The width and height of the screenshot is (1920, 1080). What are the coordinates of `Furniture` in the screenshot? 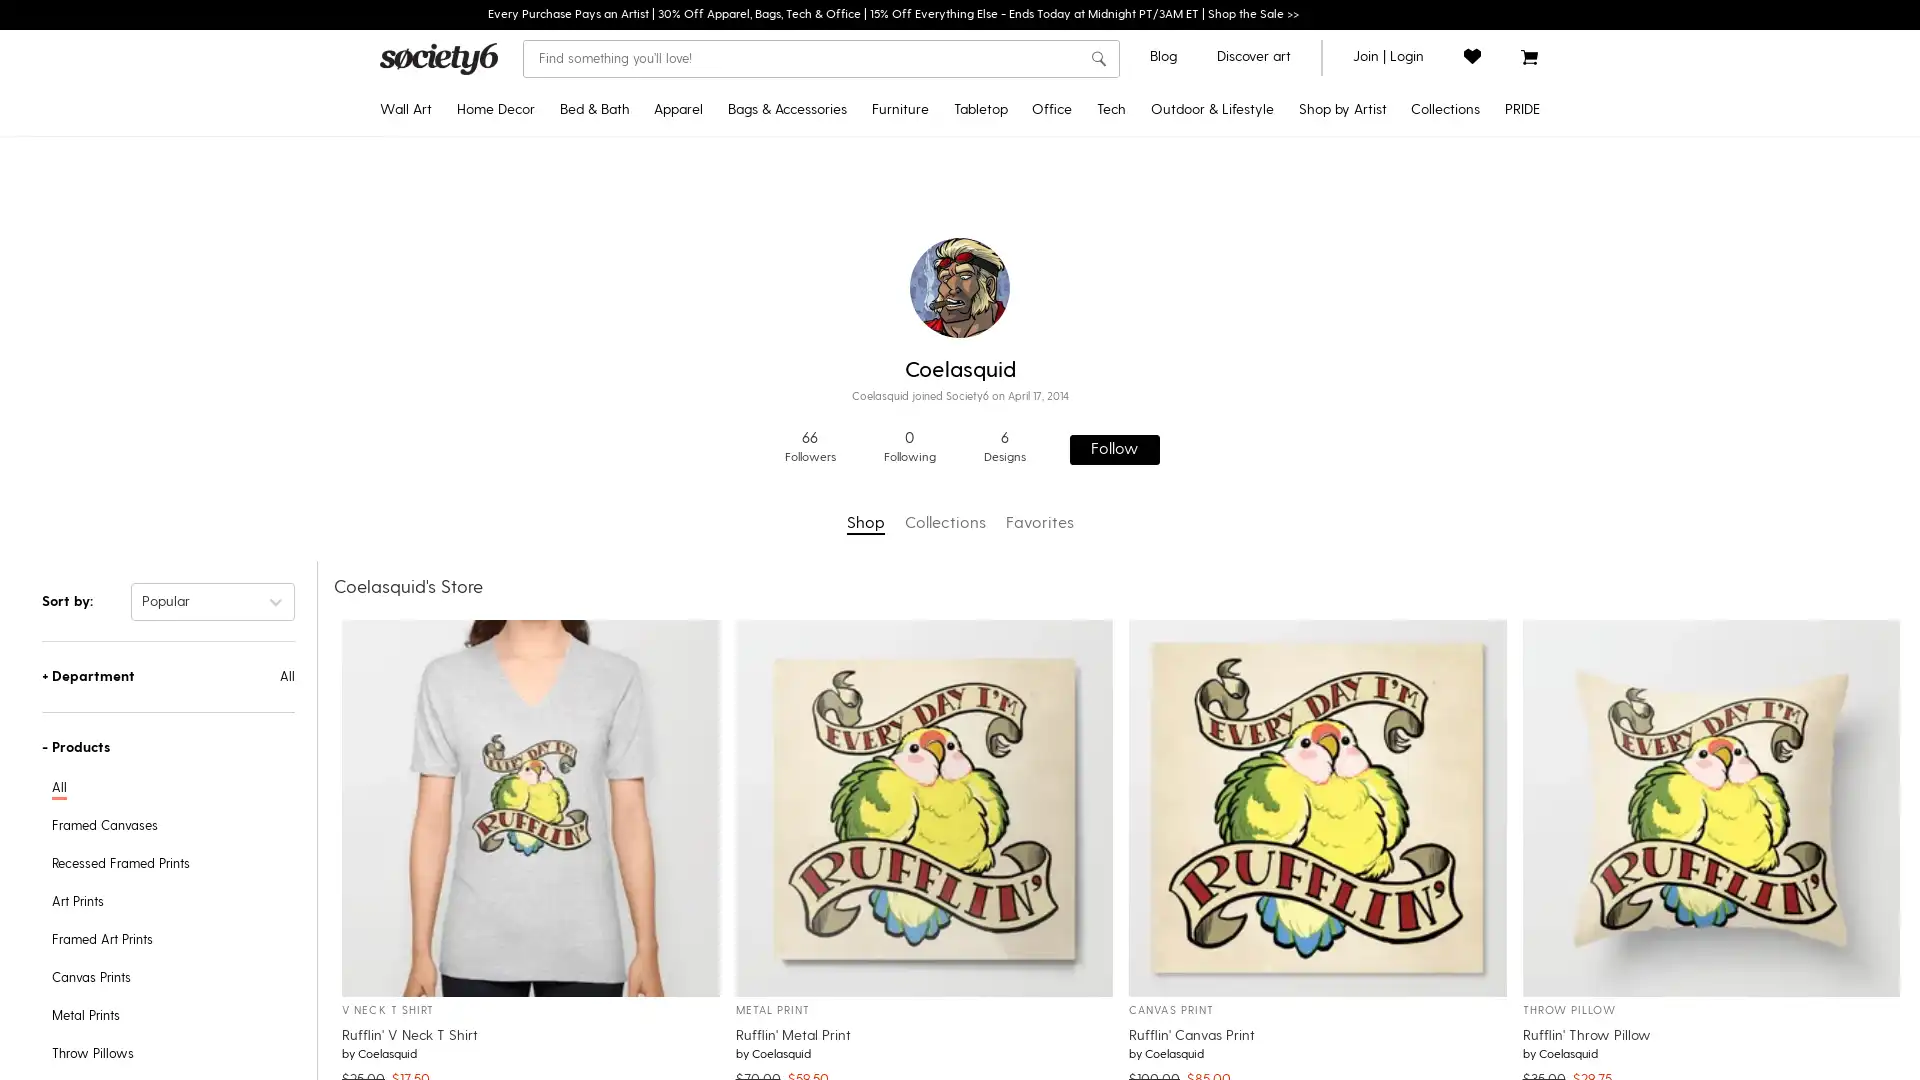 It's located at (898, 110).